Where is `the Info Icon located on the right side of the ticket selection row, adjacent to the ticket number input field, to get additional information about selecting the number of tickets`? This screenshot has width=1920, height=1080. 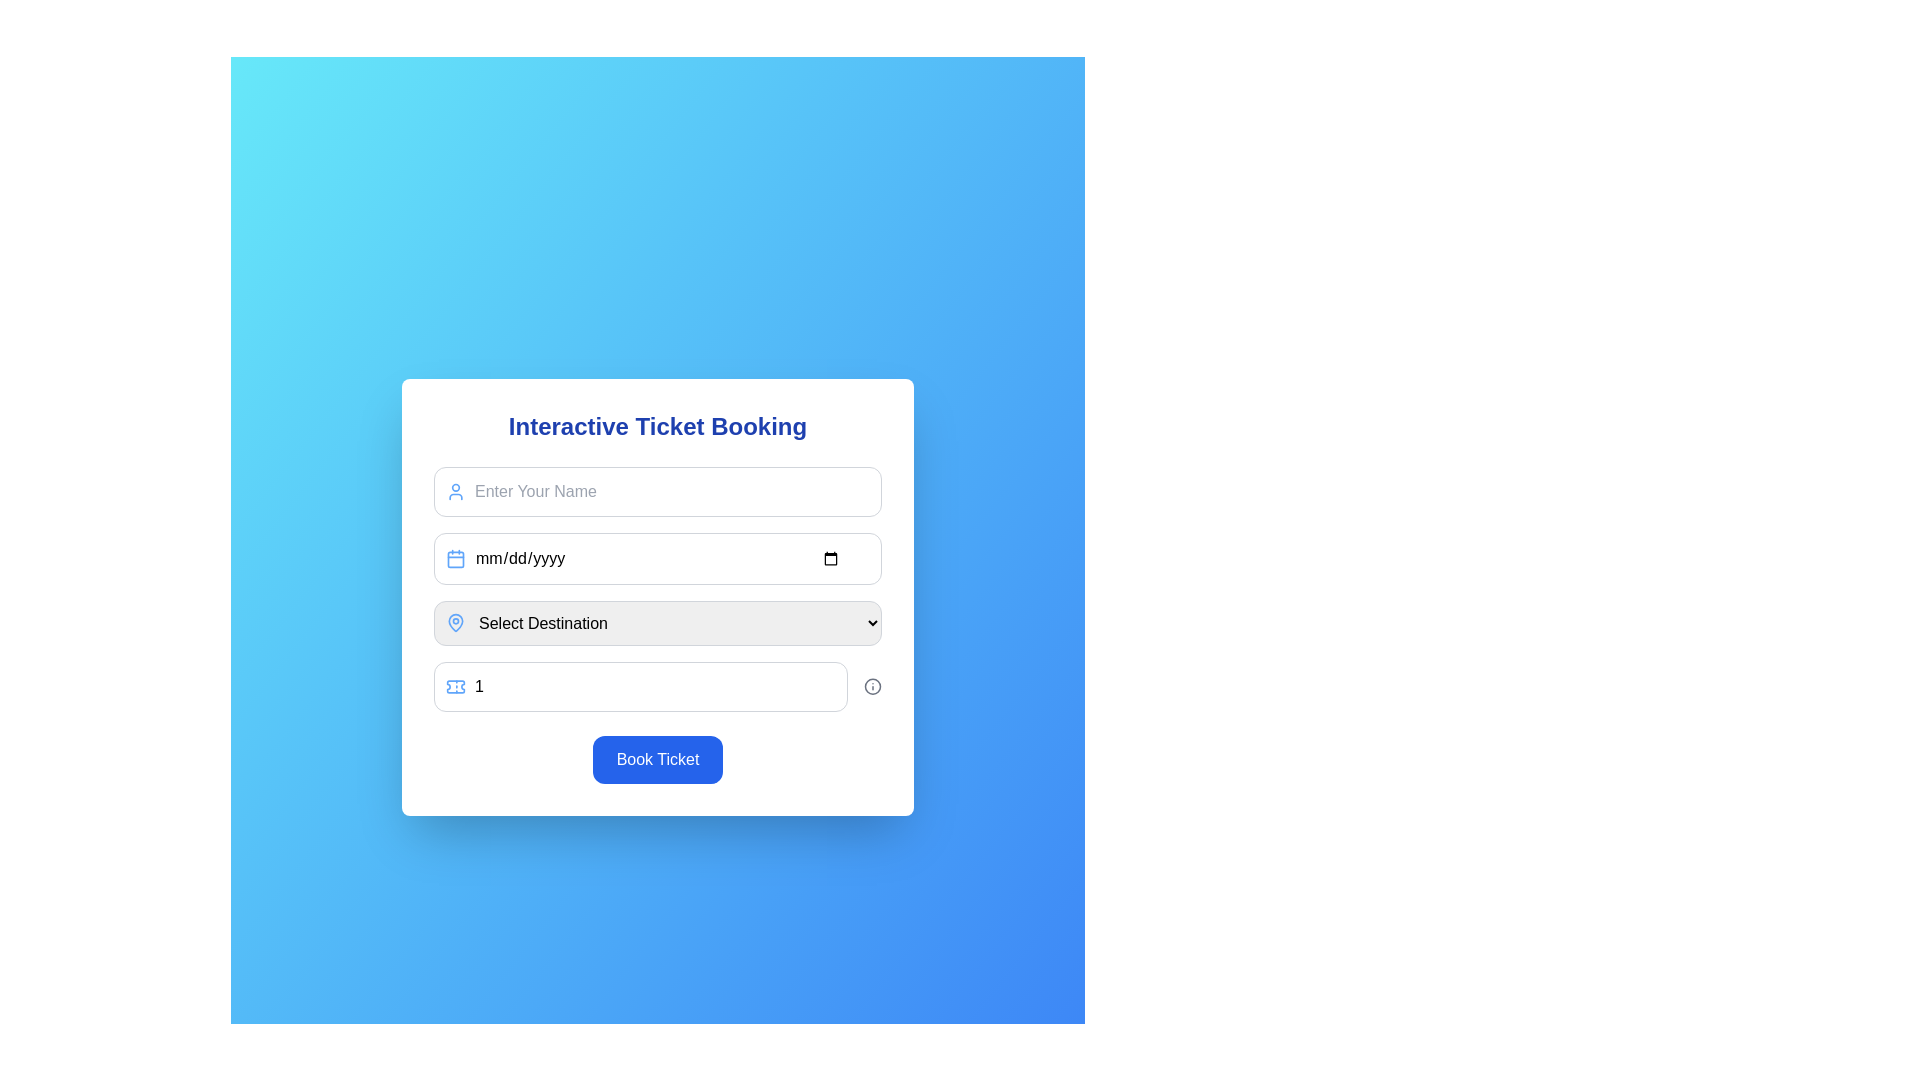
the Info Icon located on the right side of the ticket selection row, adjacent to the ticket number input field, to get additional information about selecting the number of tickets is located at coordinates (872, 685).